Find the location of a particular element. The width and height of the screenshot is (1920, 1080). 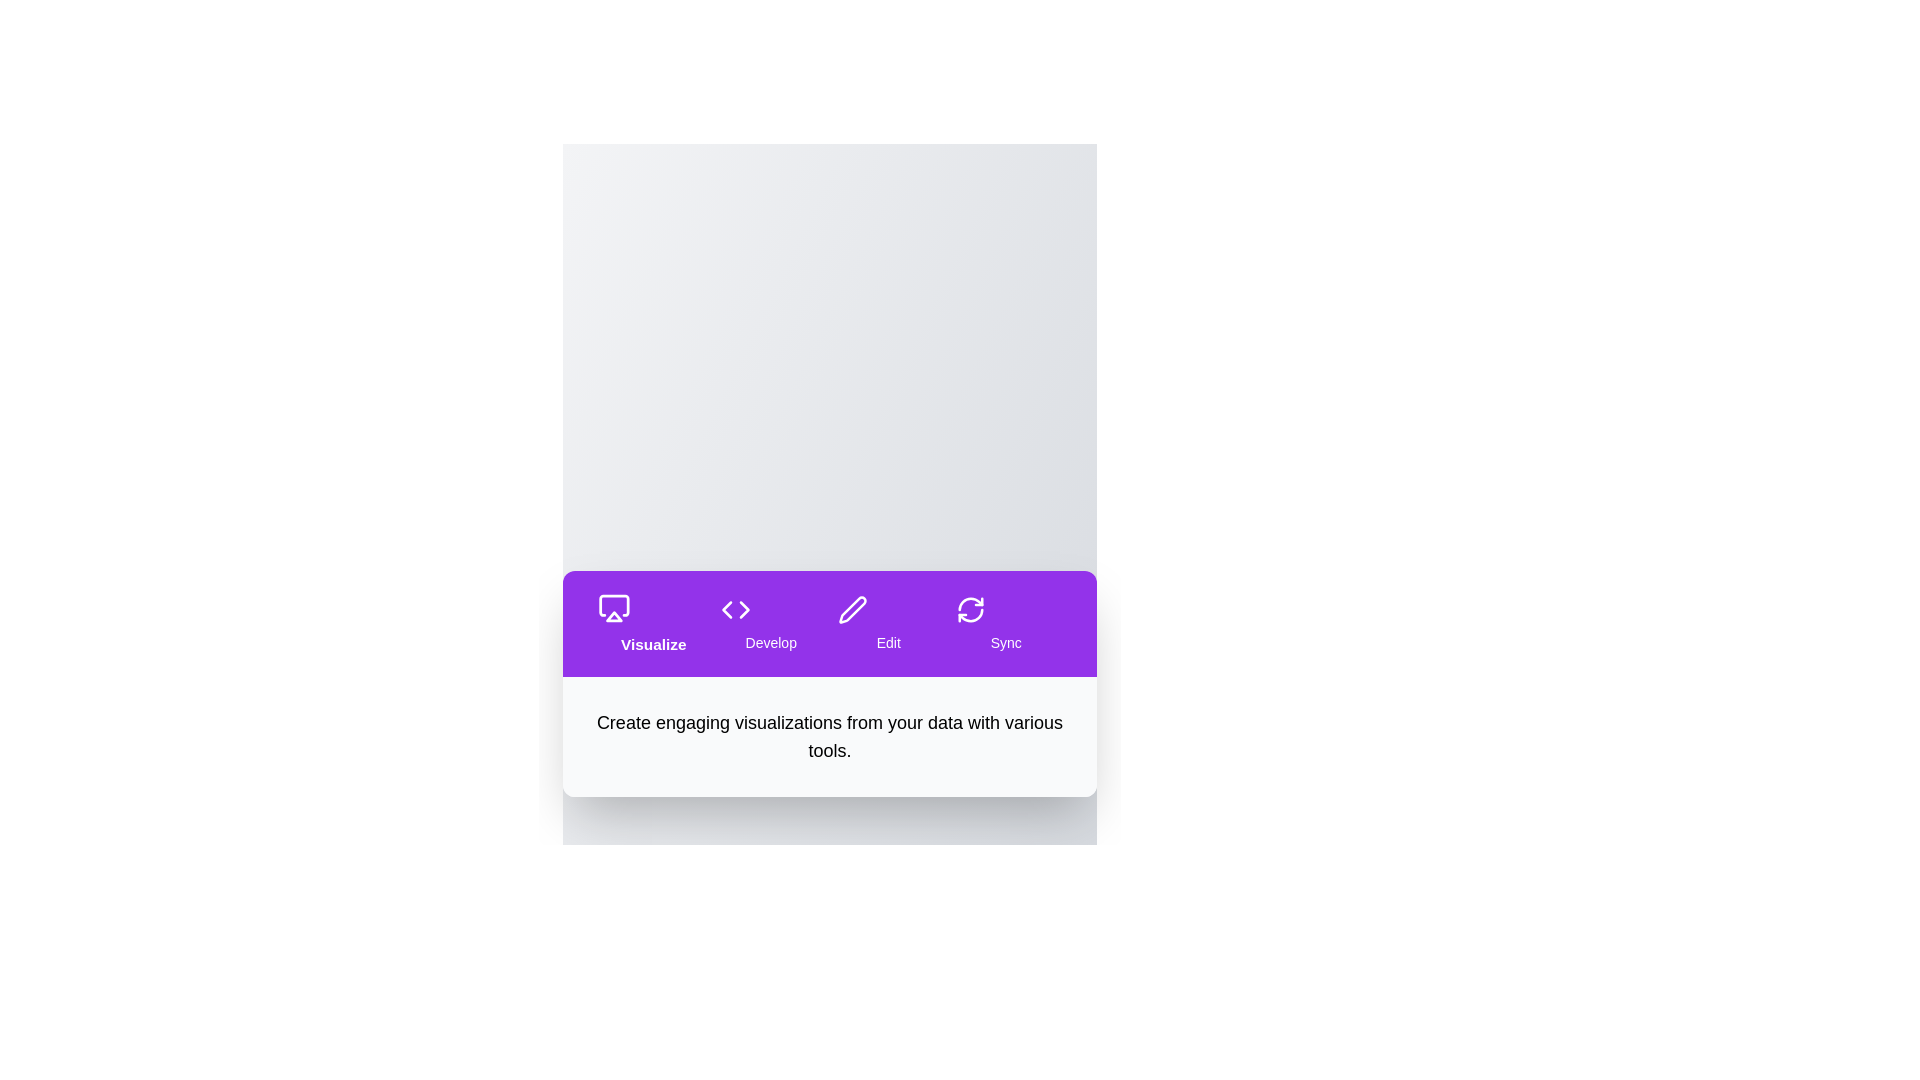

the tab labeled Sync to navigate to its section is located at coordinates (1006, 623).